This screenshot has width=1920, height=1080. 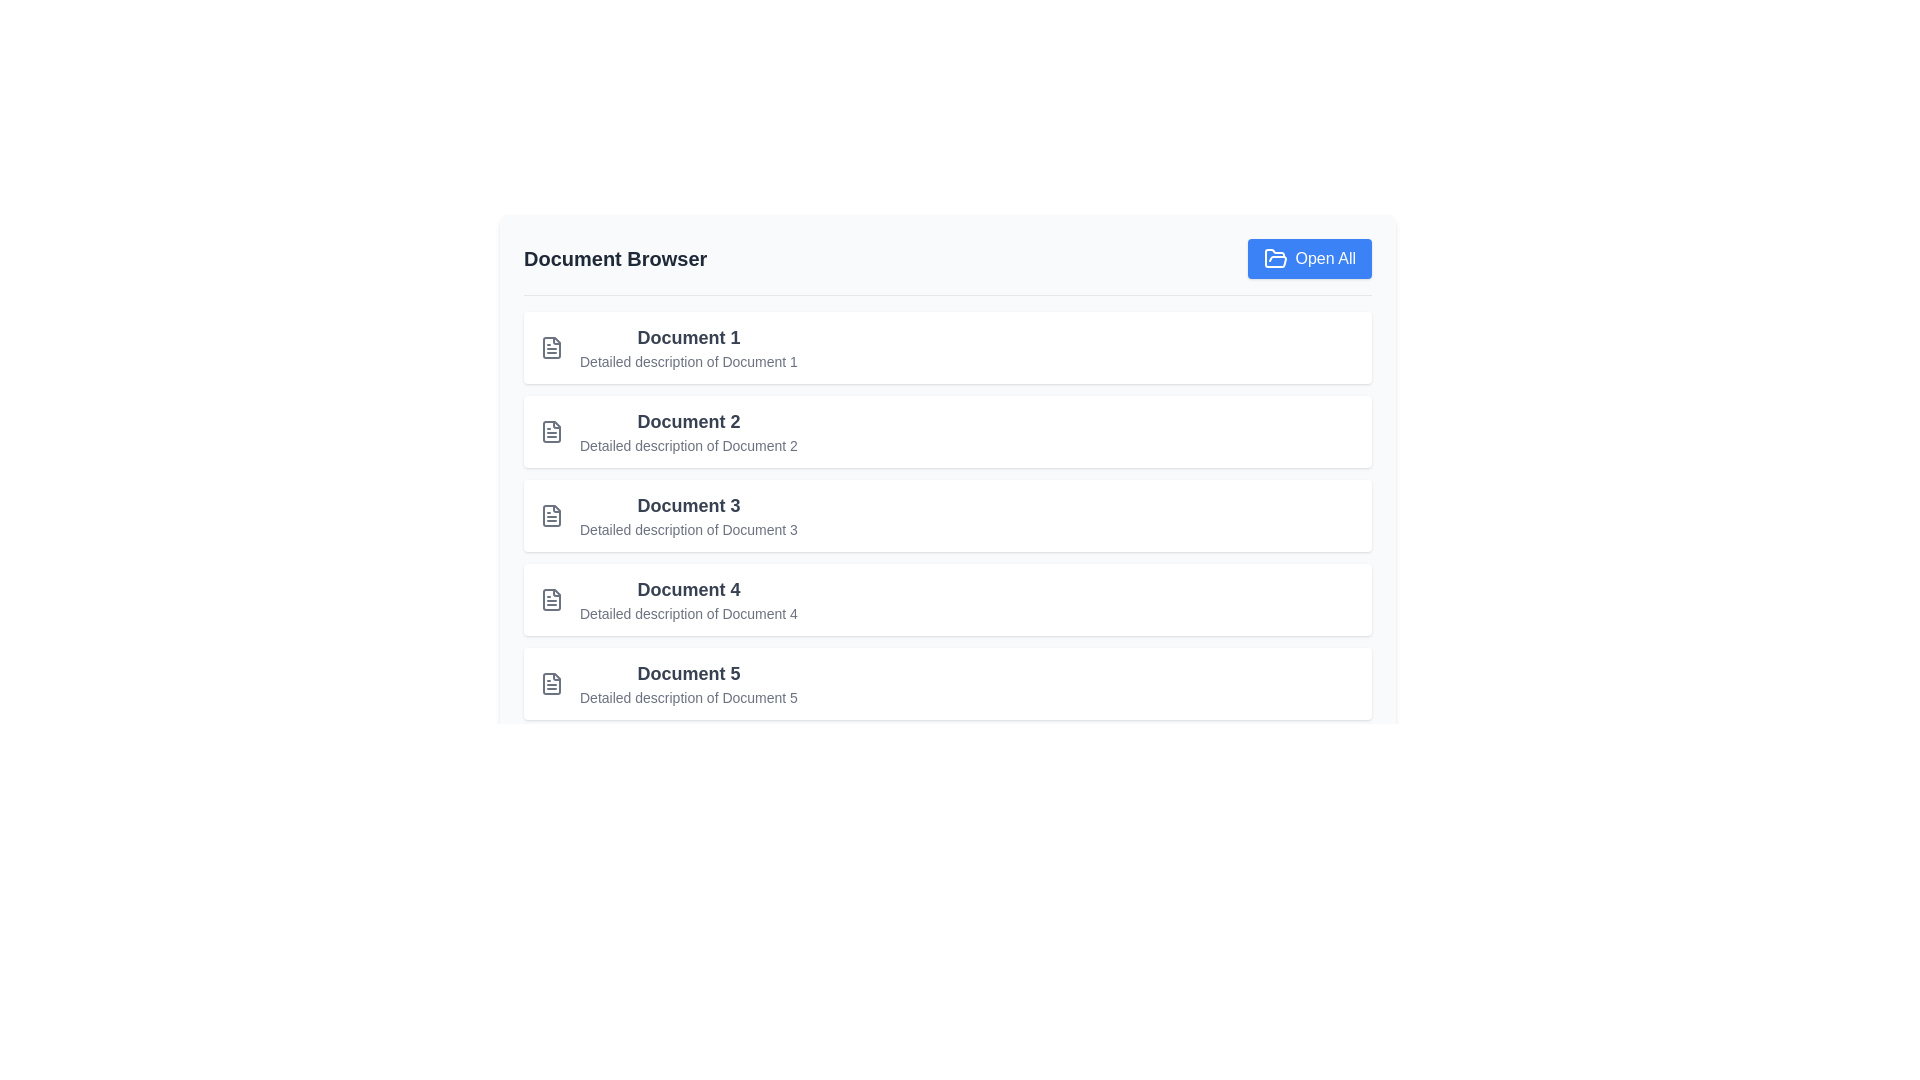 What do you see at coordinates (552, 346) in the screenshot?
I see `the Decorative icon resembling a text document, which is located at the leftmost position within a rounded rectangular card representing 'Document 1'` at bounding box center [552, 346].